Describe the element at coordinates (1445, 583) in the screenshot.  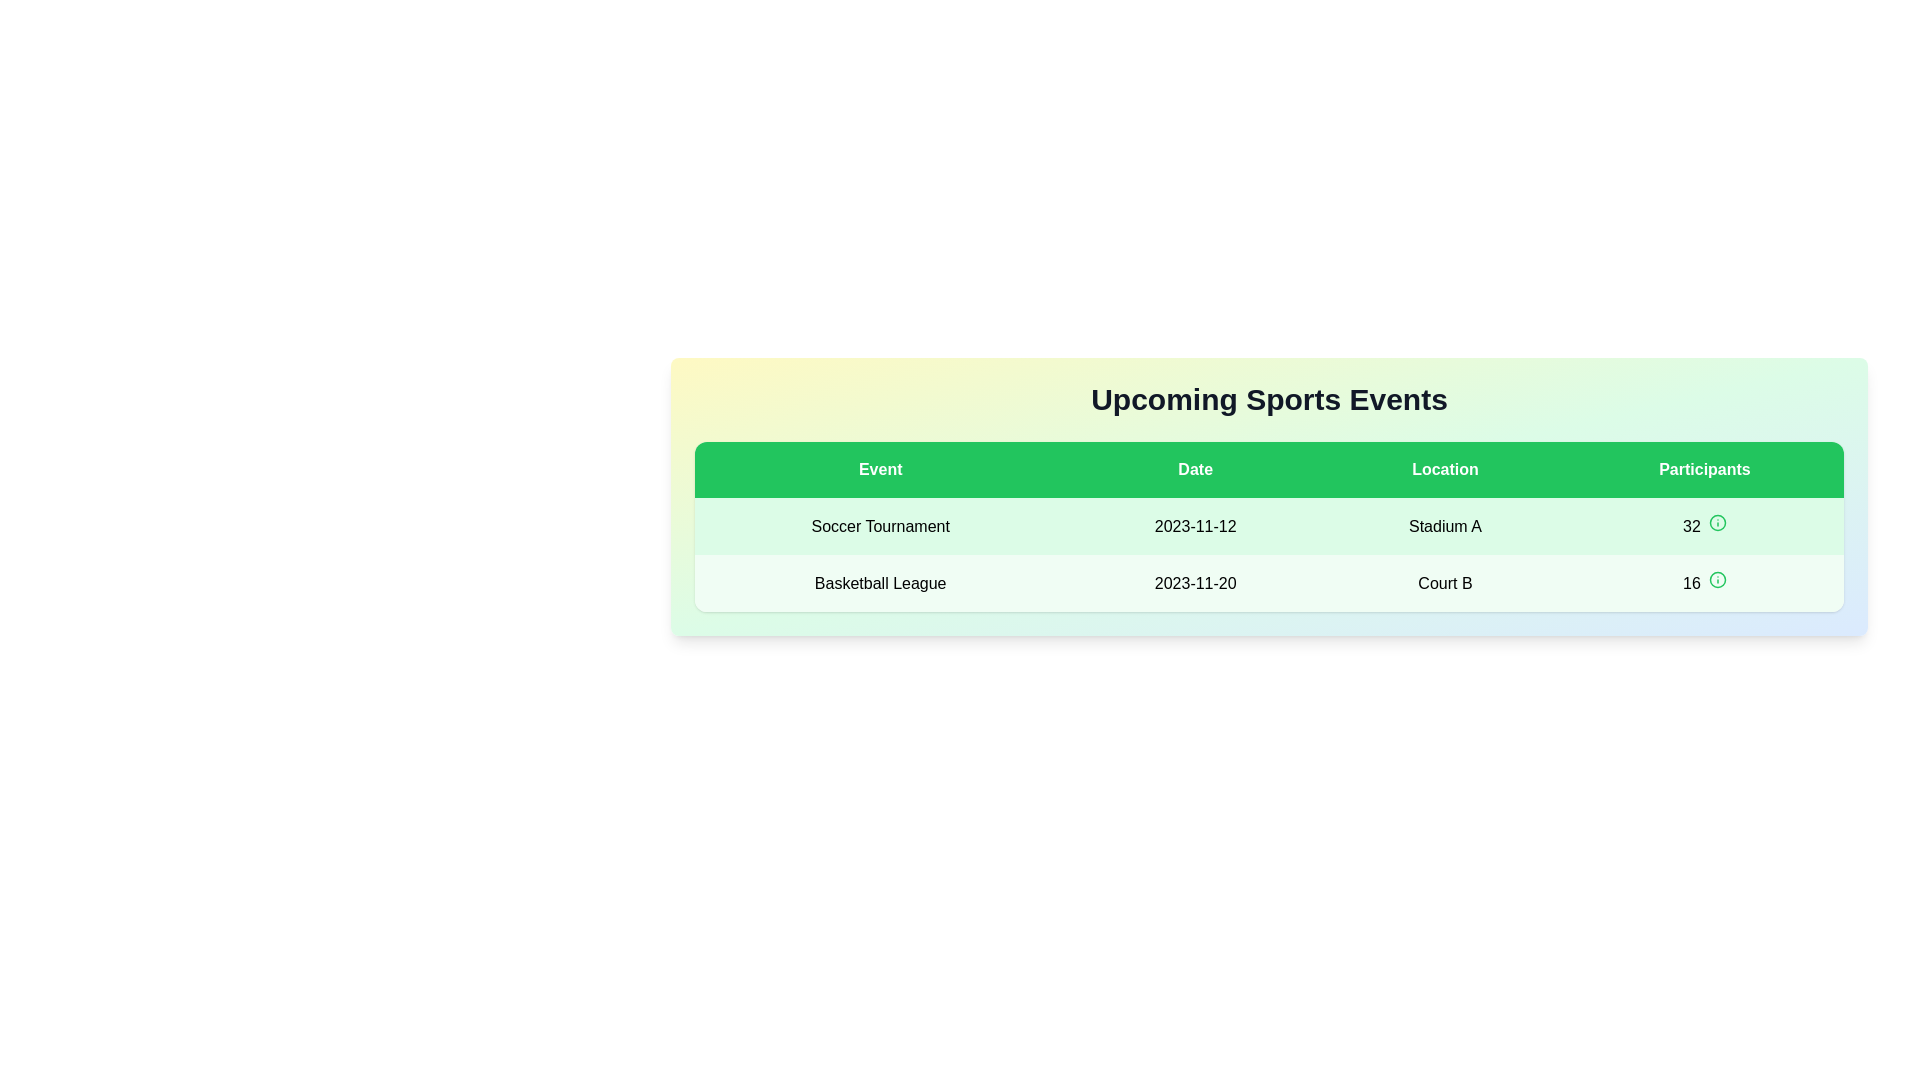
I see `the 'Court B' text label located in the 'Location' column of the 'Basketball League' row within the 'Upcoming Sports Events' table` at that location.